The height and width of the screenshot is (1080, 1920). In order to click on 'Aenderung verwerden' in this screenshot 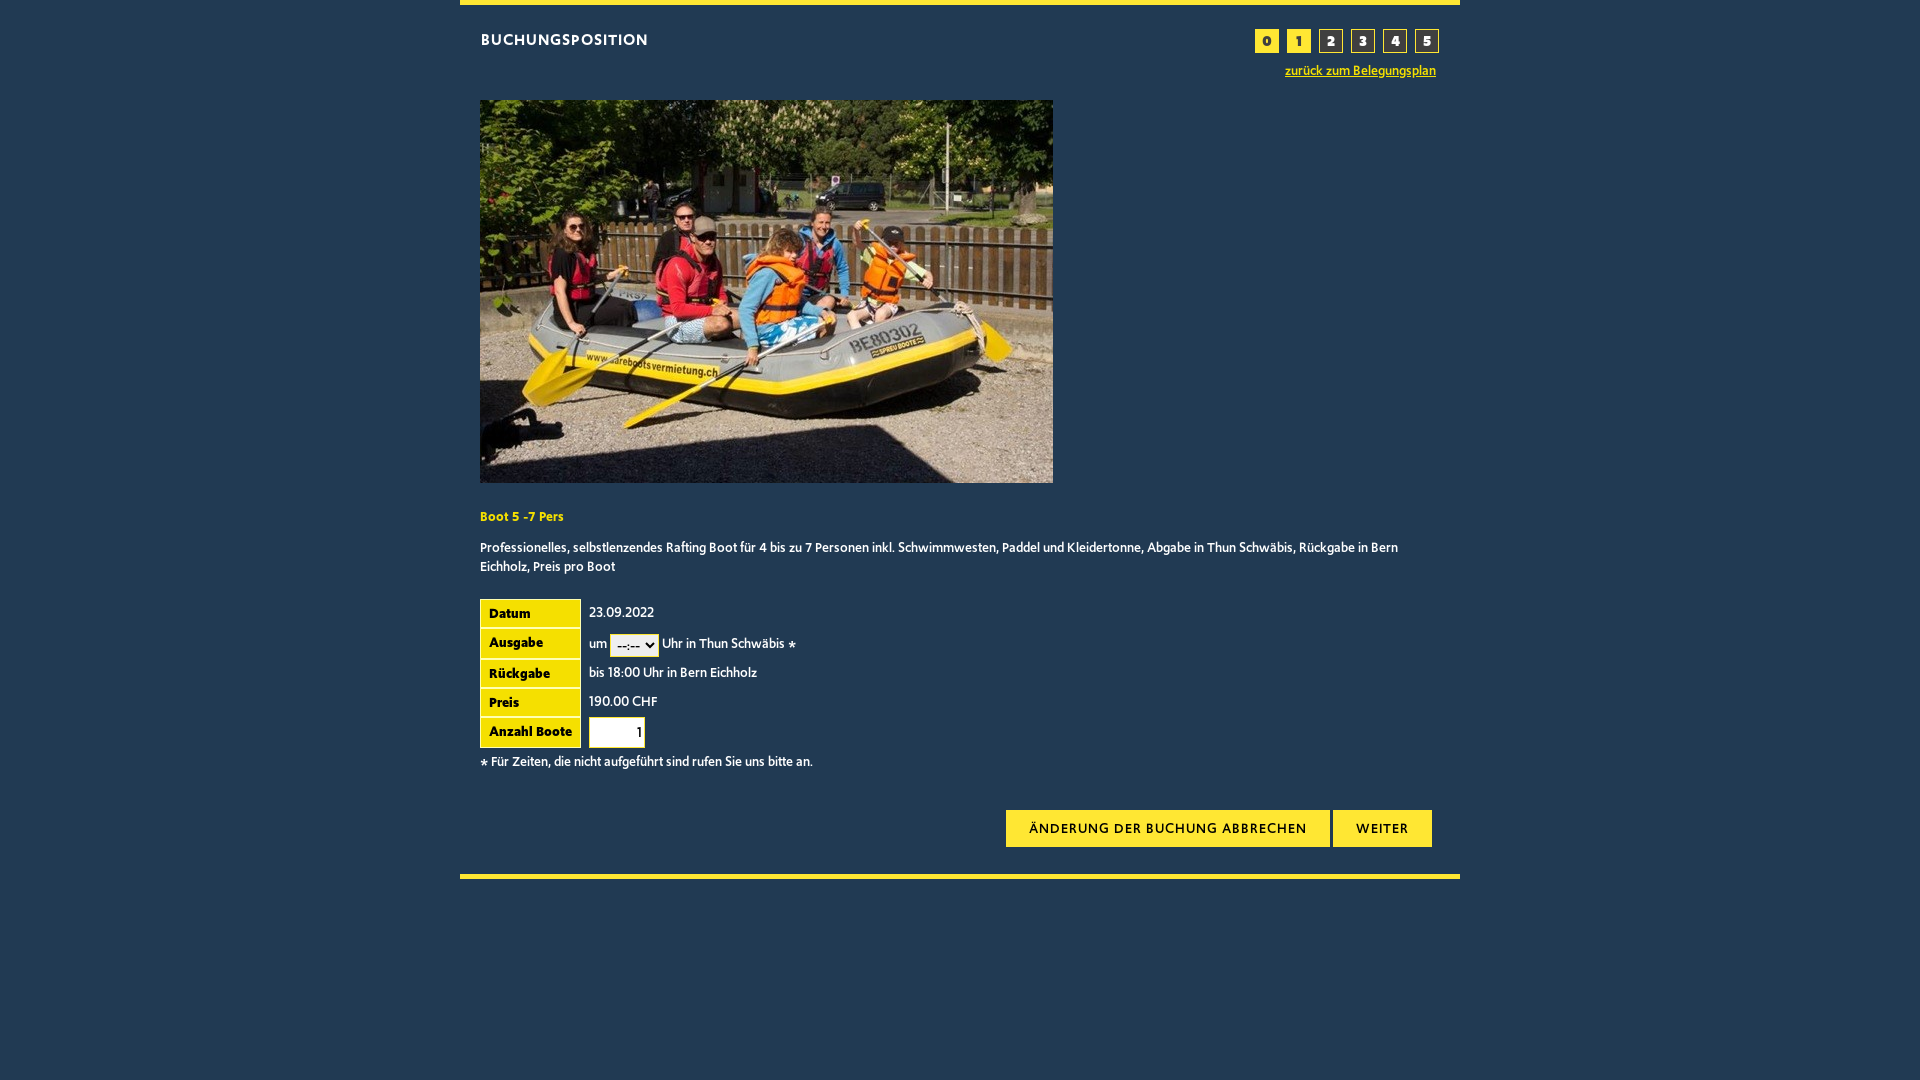, I will do `click(1167, 828)`.